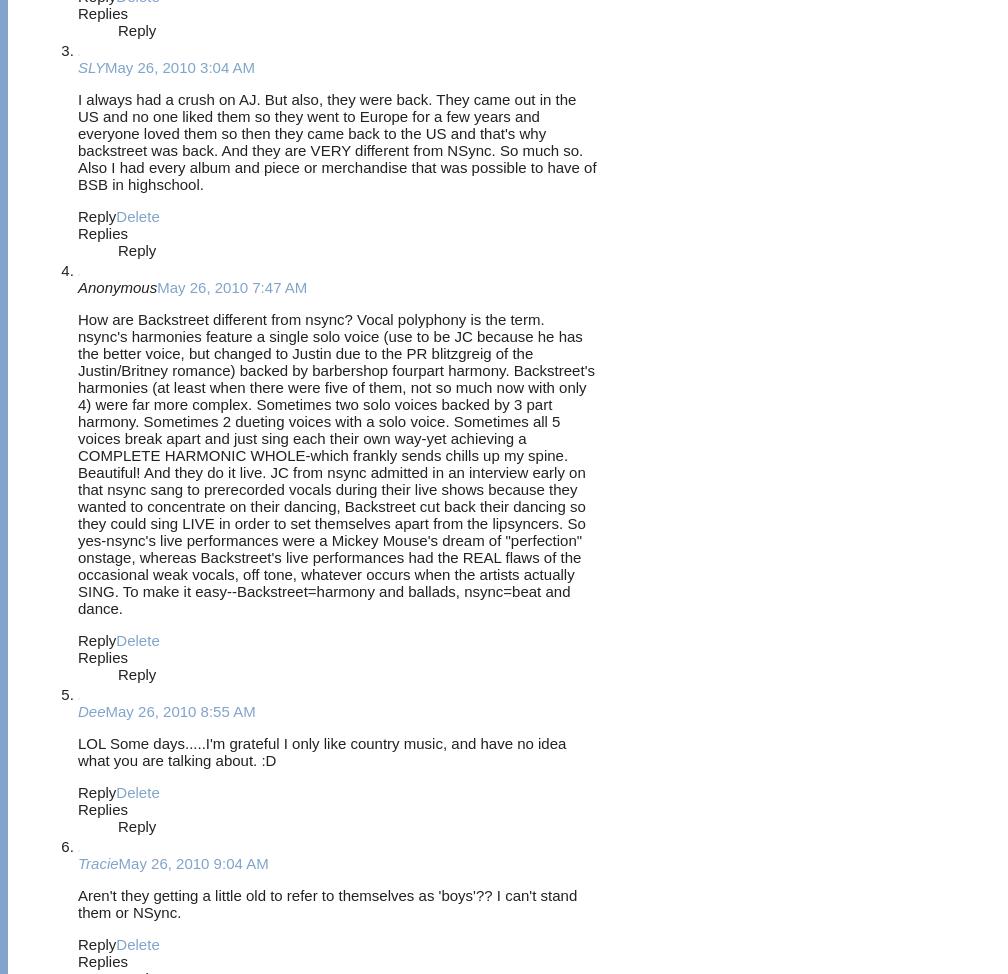 The image size is (1008, 974). Describe the element at coordinates (97, 862) in the screenshot. I see `'Tracie'` at that location.